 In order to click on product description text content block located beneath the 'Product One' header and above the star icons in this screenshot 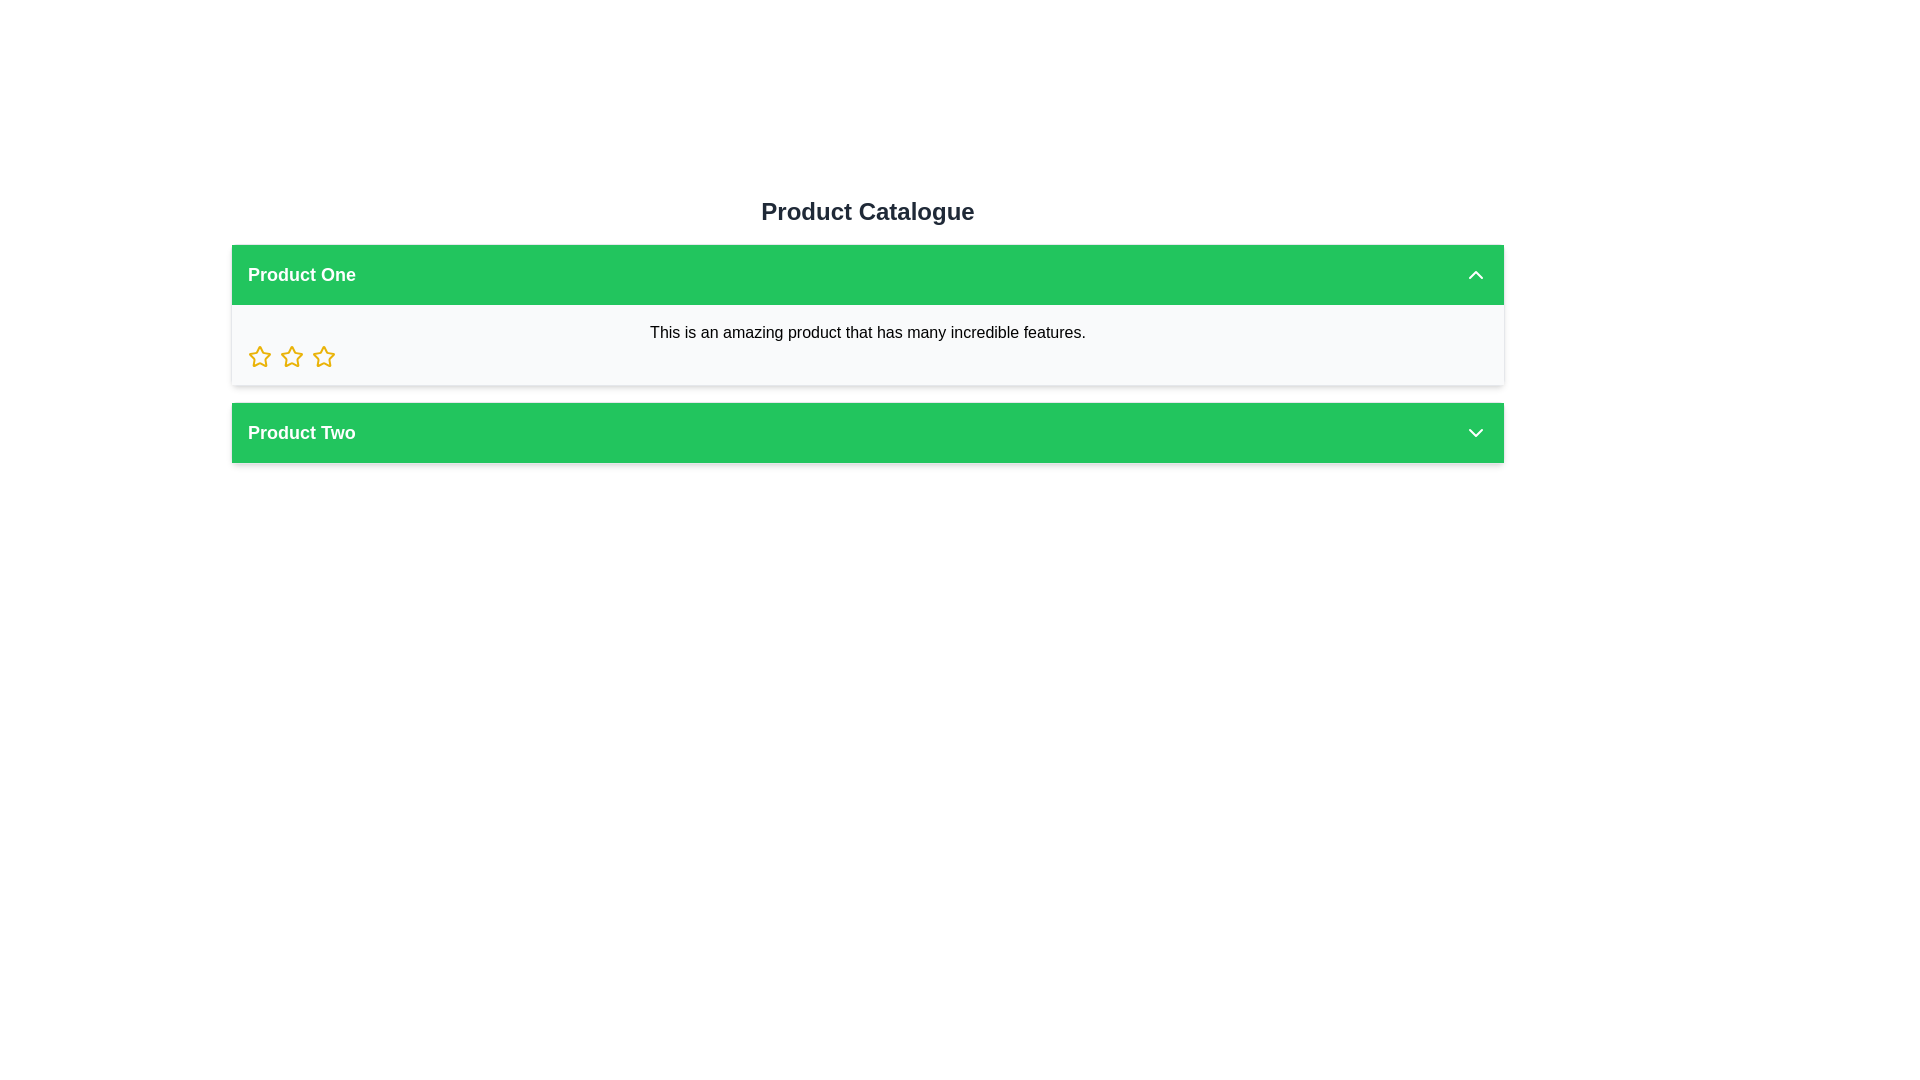, I will do `click(868, 343)`.